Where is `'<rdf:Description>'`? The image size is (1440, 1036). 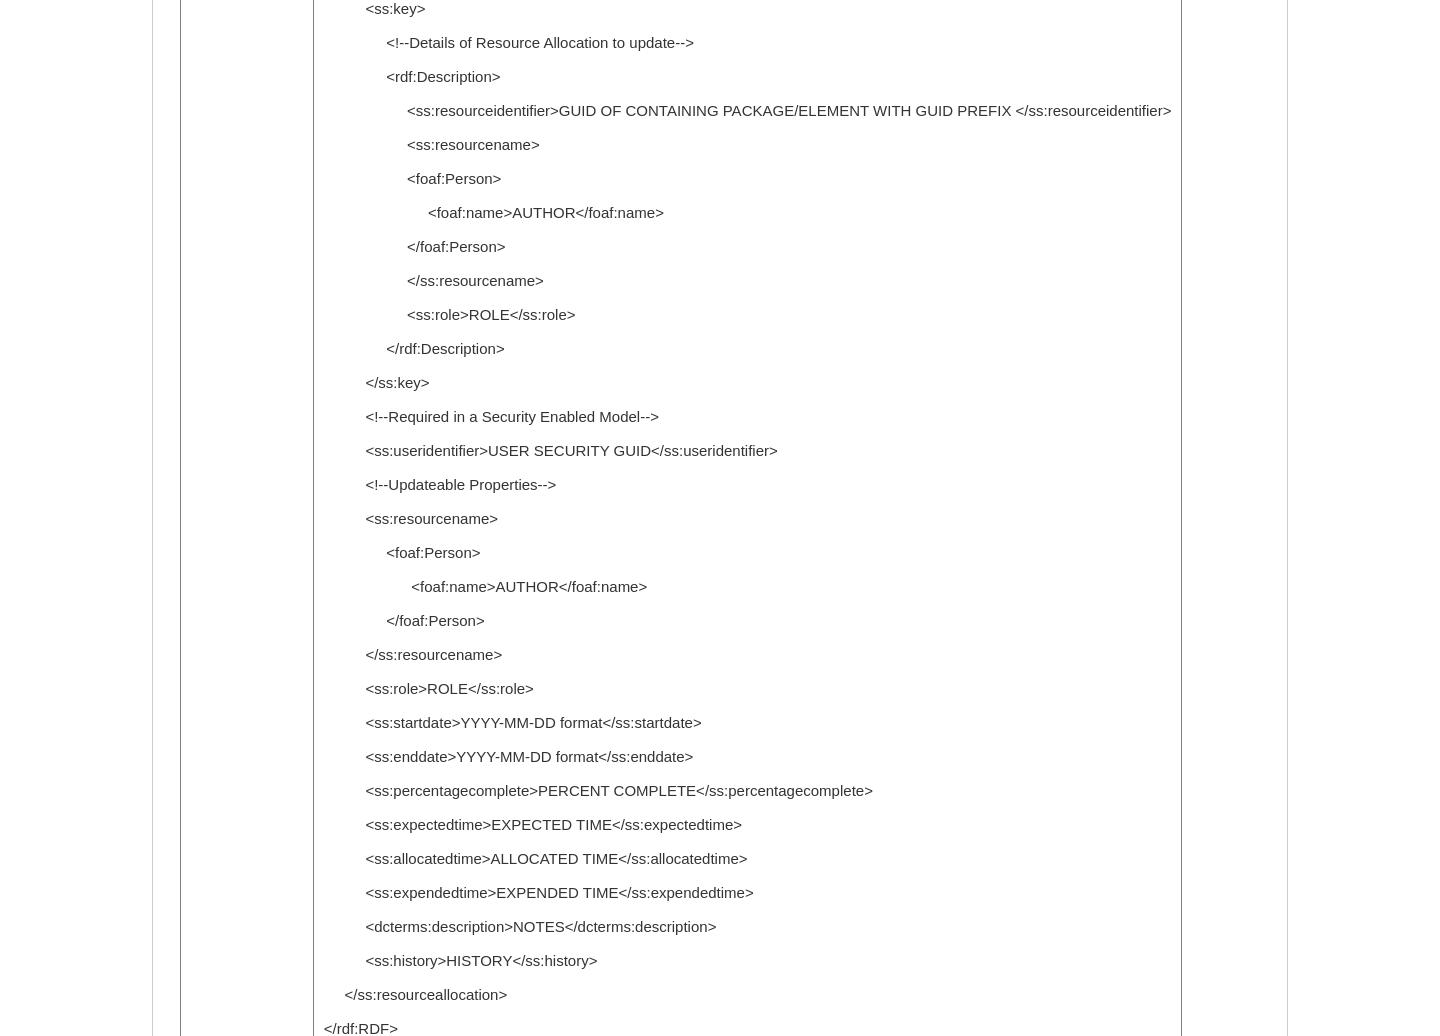
'<rdf:Description>' is located at coordinates (410, 76).